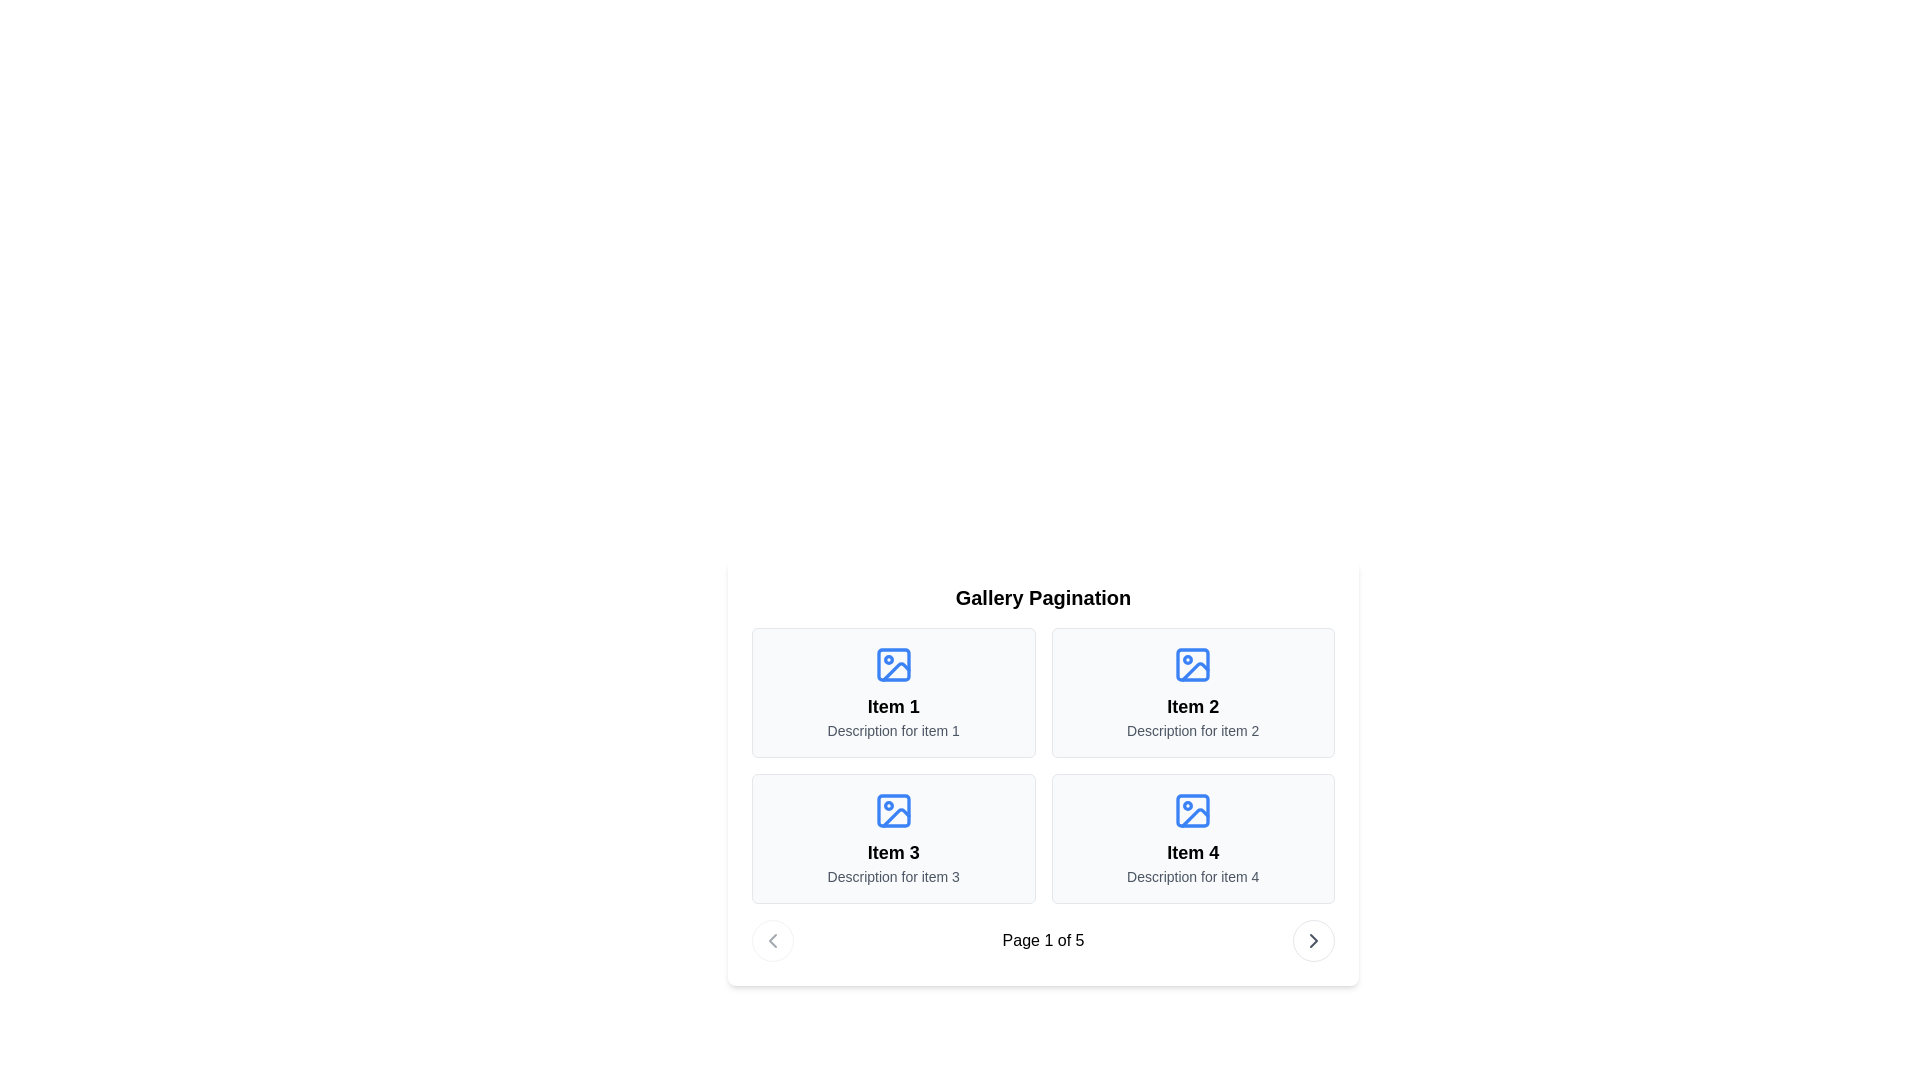 This screenshot has height=1080, width=1920. Describe the element at coordinates (771, 941) in the screenshot. I see `the left navigation button with an SVG icon at the bottom-left corner of the gallery pagination` at that location.